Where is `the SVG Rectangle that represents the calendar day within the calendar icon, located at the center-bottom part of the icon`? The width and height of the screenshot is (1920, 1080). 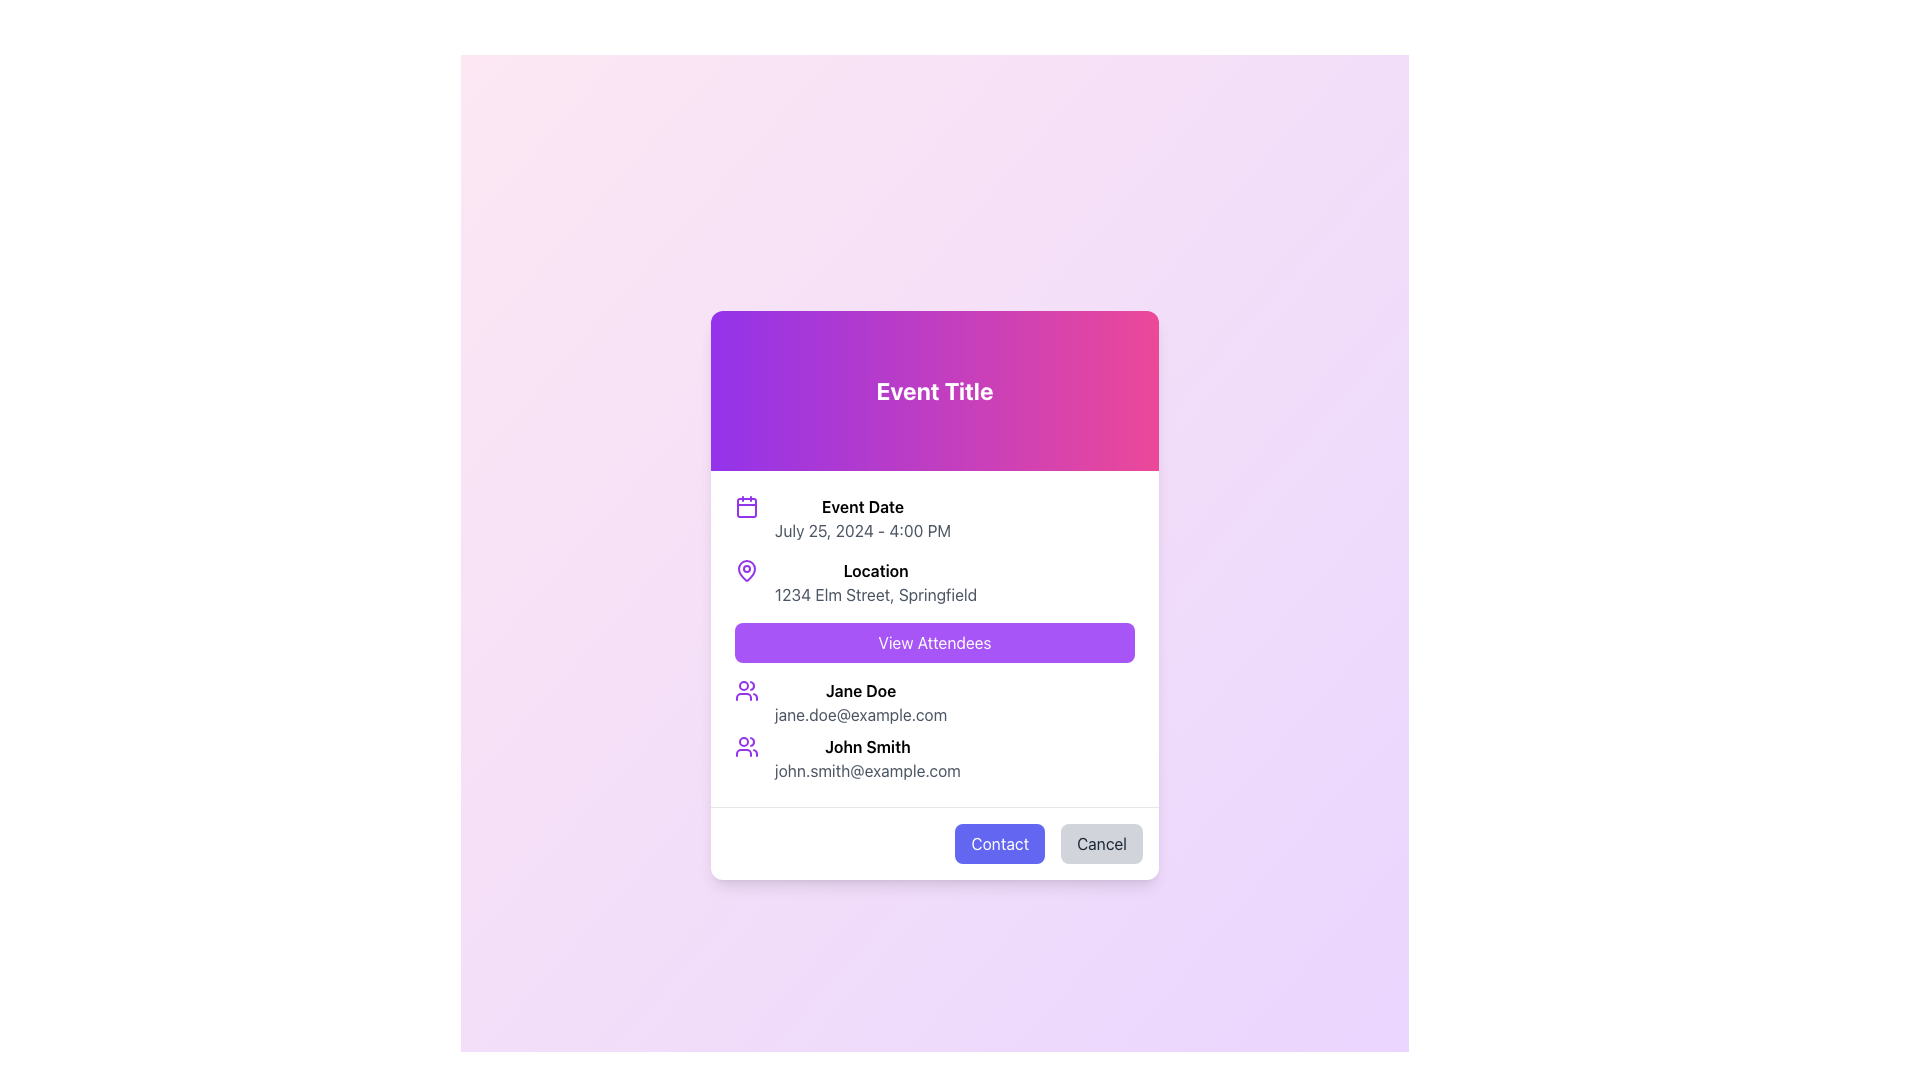
the SVG Rectangle that represents the calendar day within the calendar icon, located at the center-bottom part of the icon is located at coordinates (746, 506).